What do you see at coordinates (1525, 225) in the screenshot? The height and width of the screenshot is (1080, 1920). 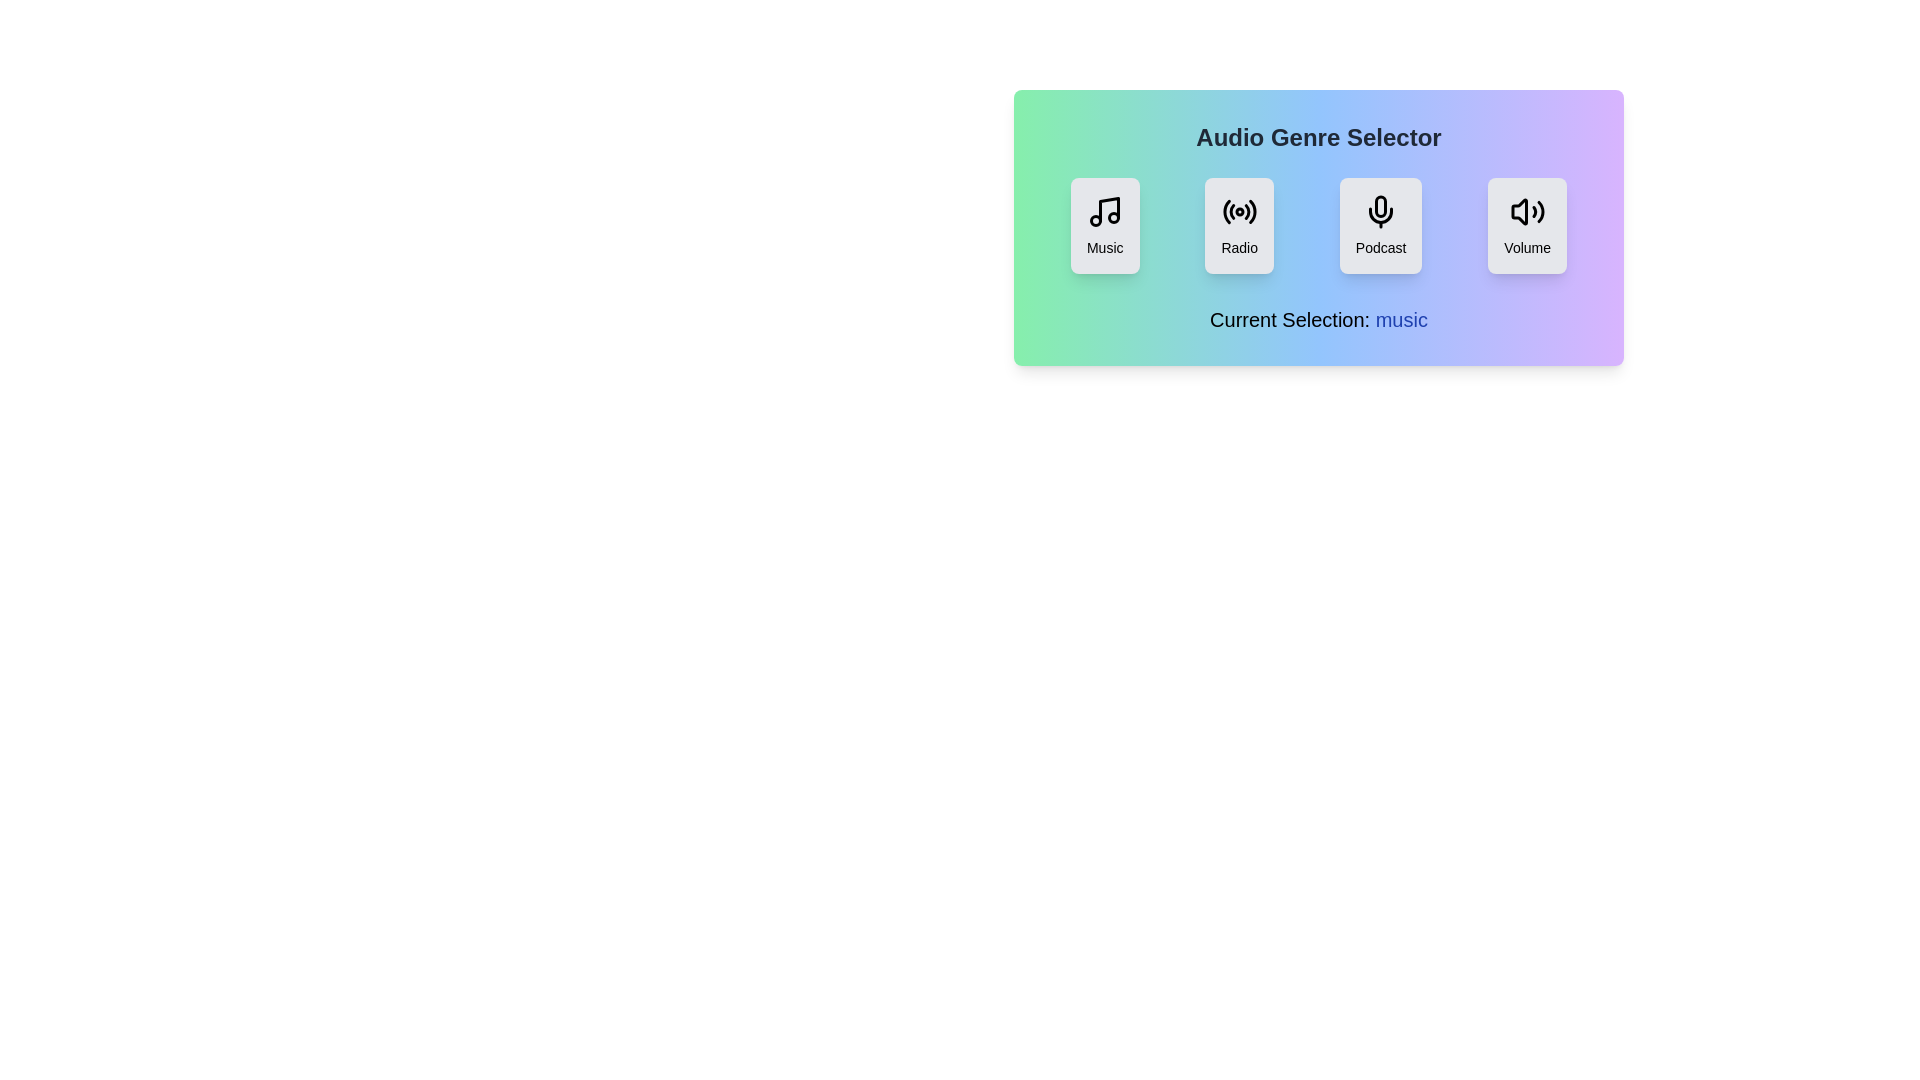 I see `the genre Volume by clicking on its button` at bounding box center [1525, 225].